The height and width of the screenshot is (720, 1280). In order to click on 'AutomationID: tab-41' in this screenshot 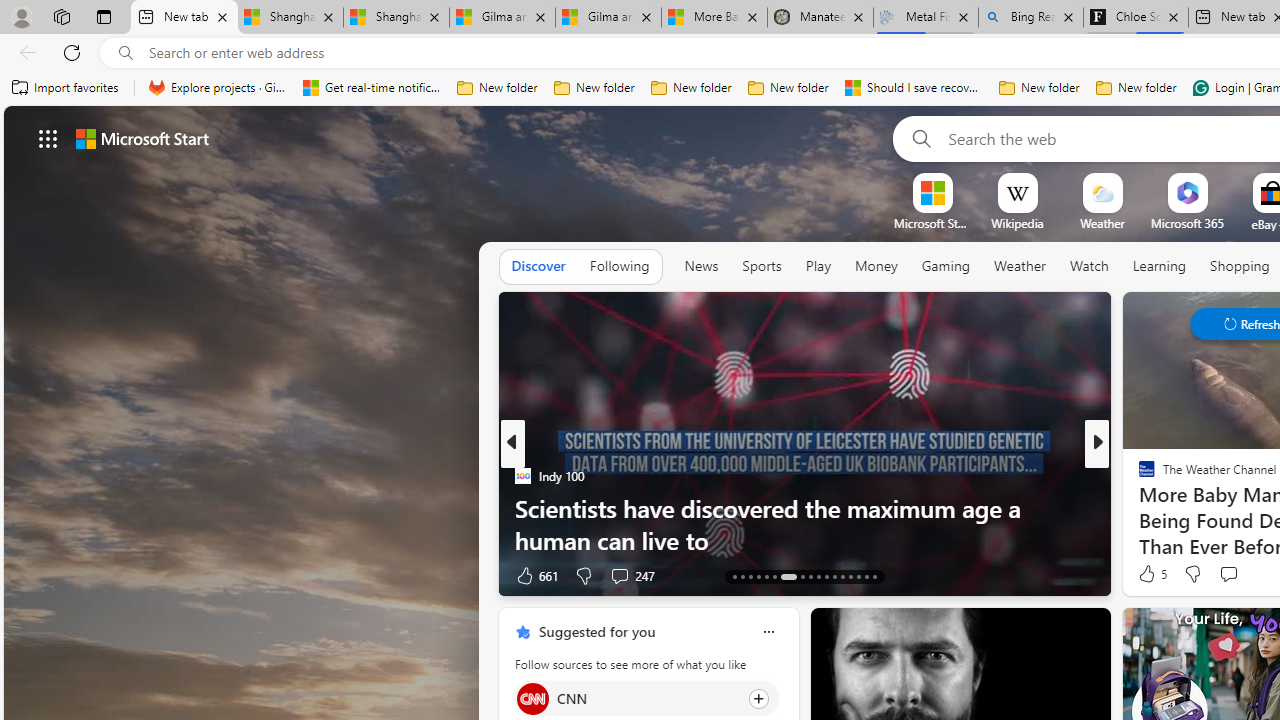, I will do `click(865, 577)`.